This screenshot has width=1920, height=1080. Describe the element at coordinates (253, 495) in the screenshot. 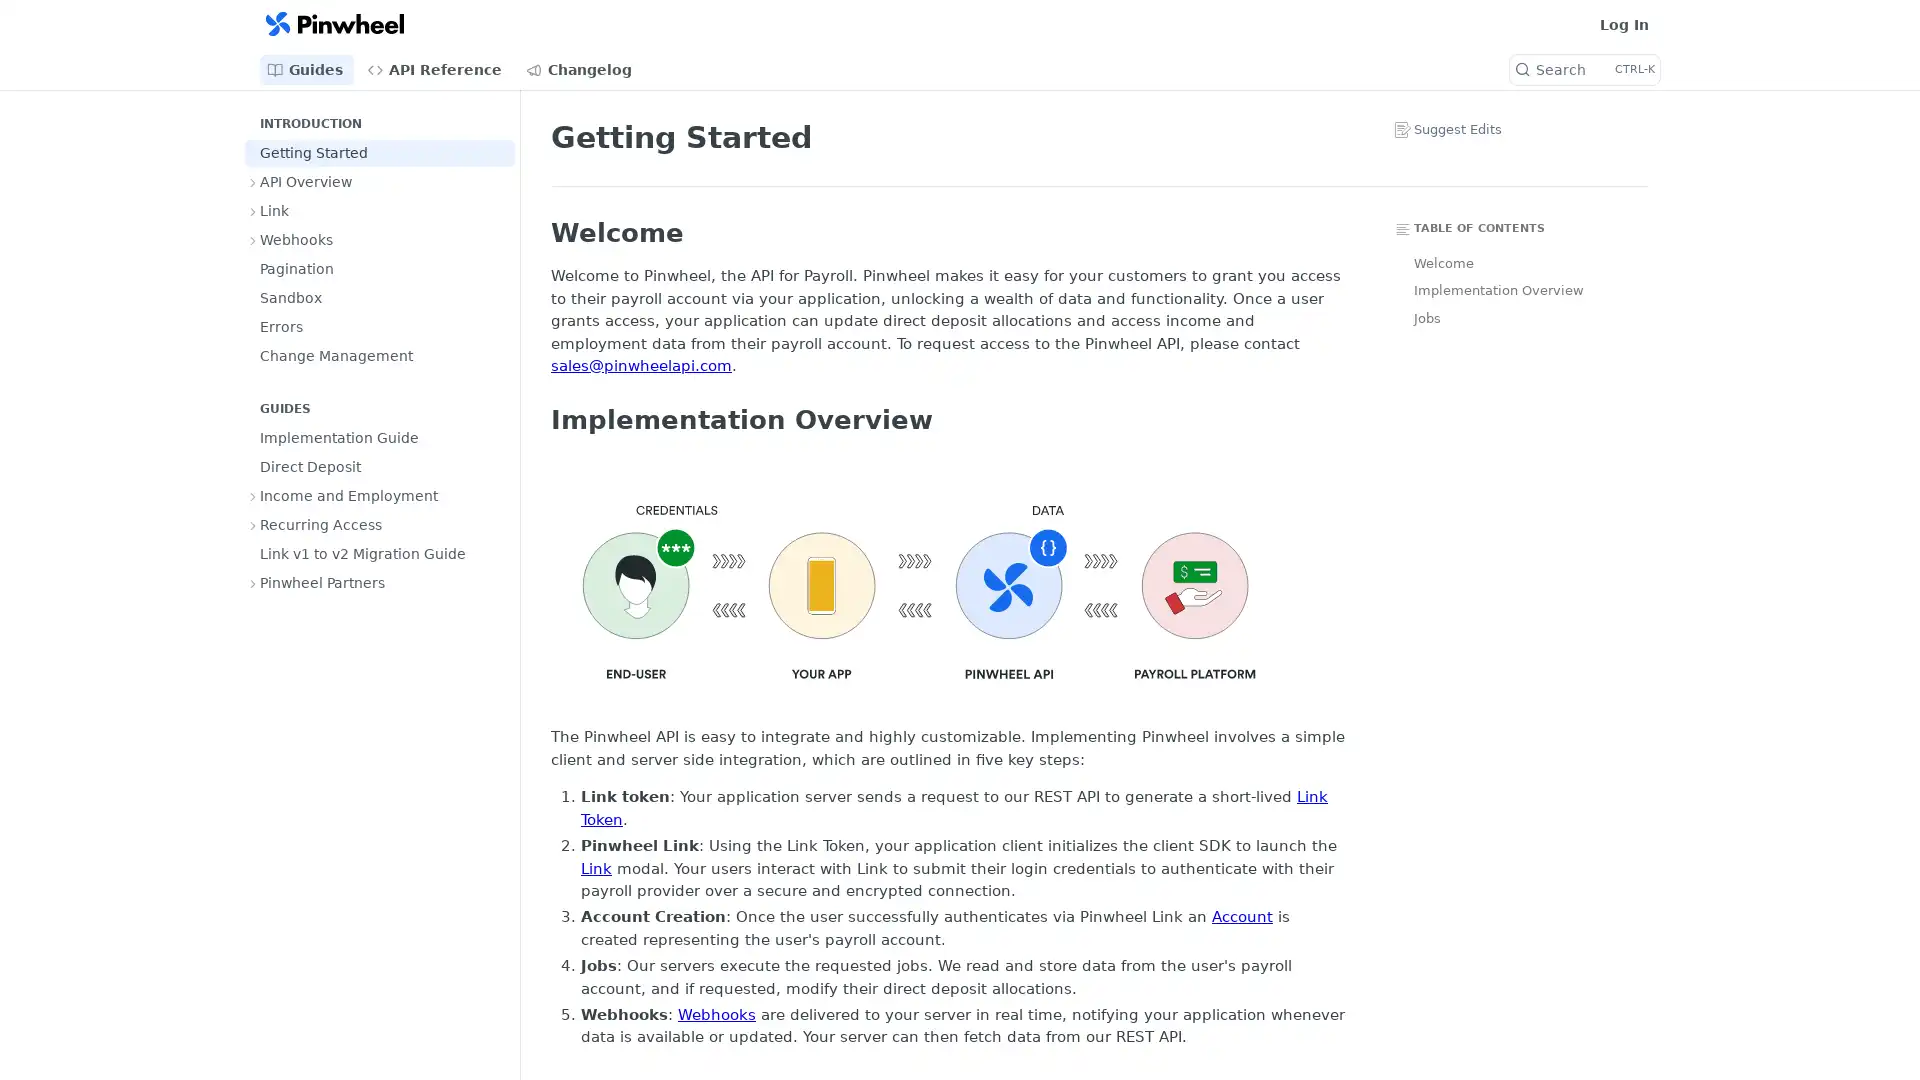

I see `Show subpages for Income and Employment` at that location.